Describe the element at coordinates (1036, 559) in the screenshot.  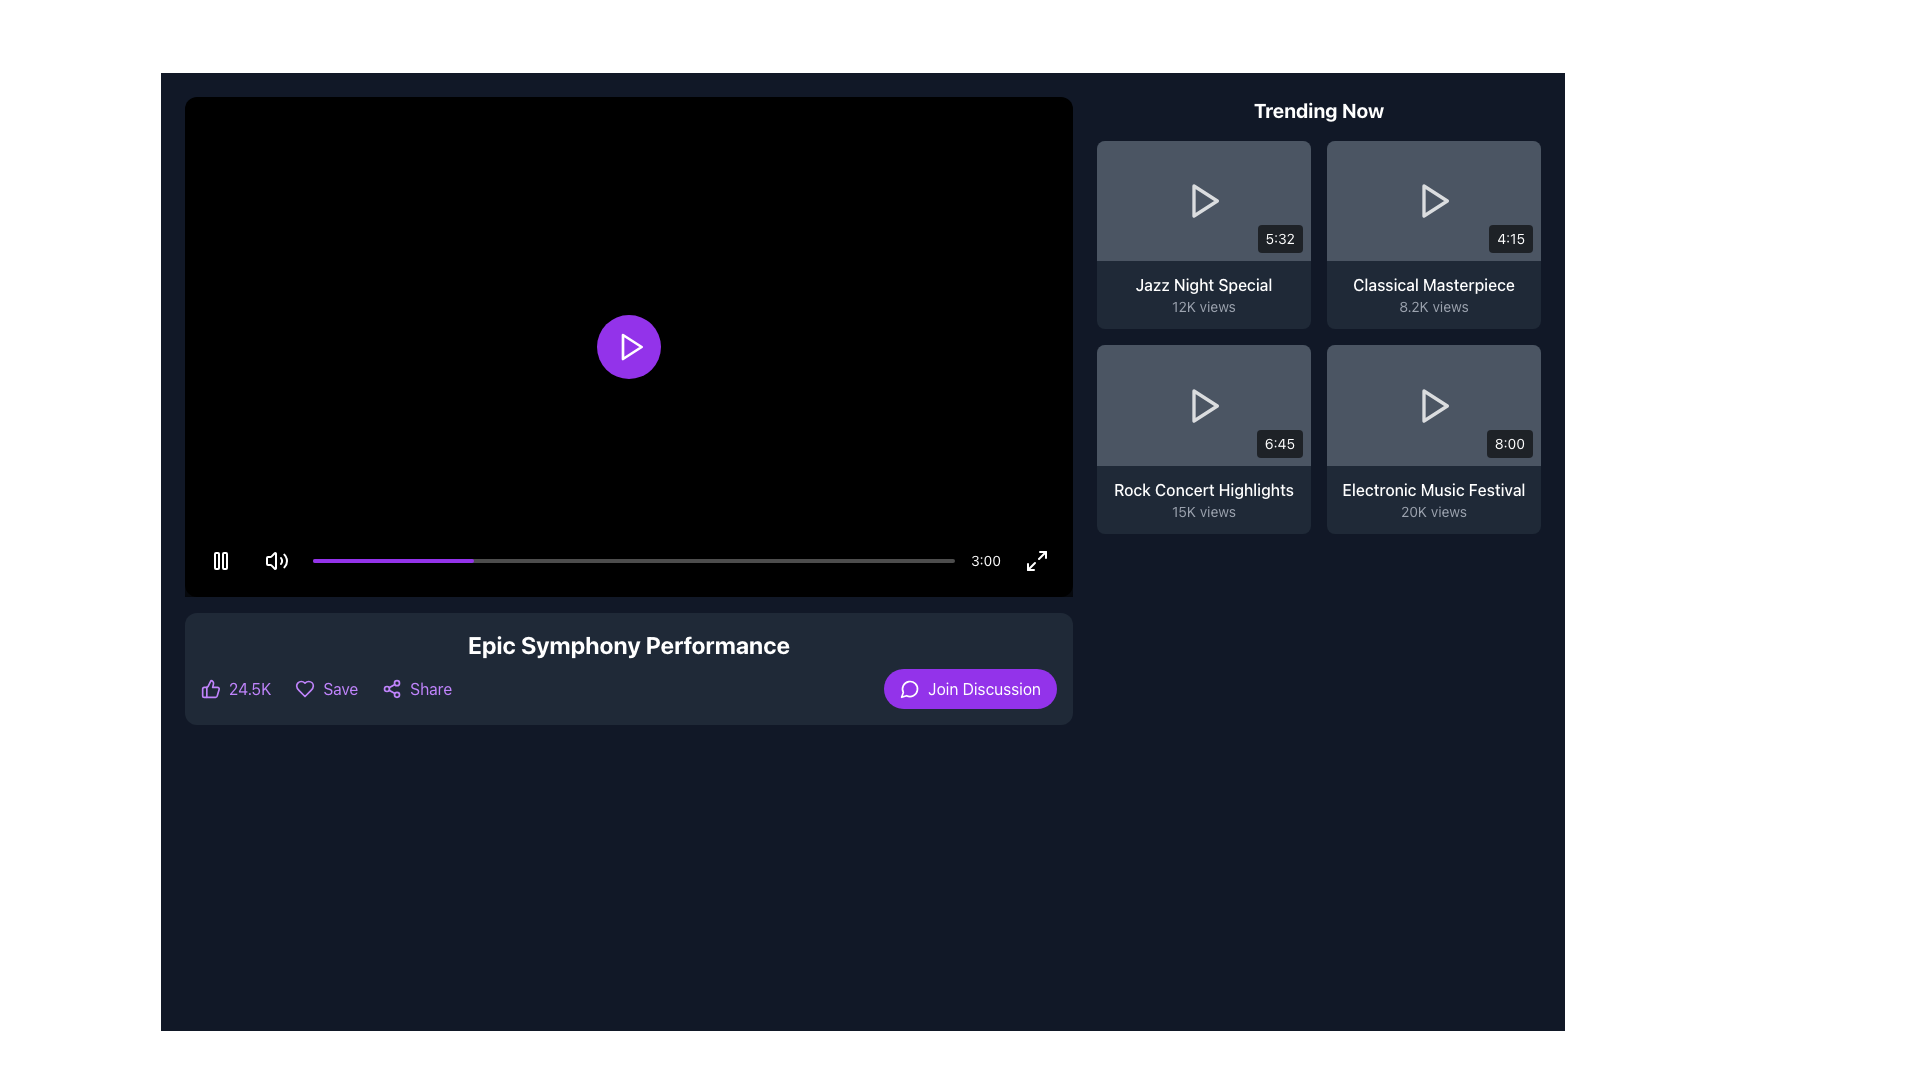
I see `the button located at the bottom-right corner of the video player, adjacent to the timestamp '3:00'` at that location.